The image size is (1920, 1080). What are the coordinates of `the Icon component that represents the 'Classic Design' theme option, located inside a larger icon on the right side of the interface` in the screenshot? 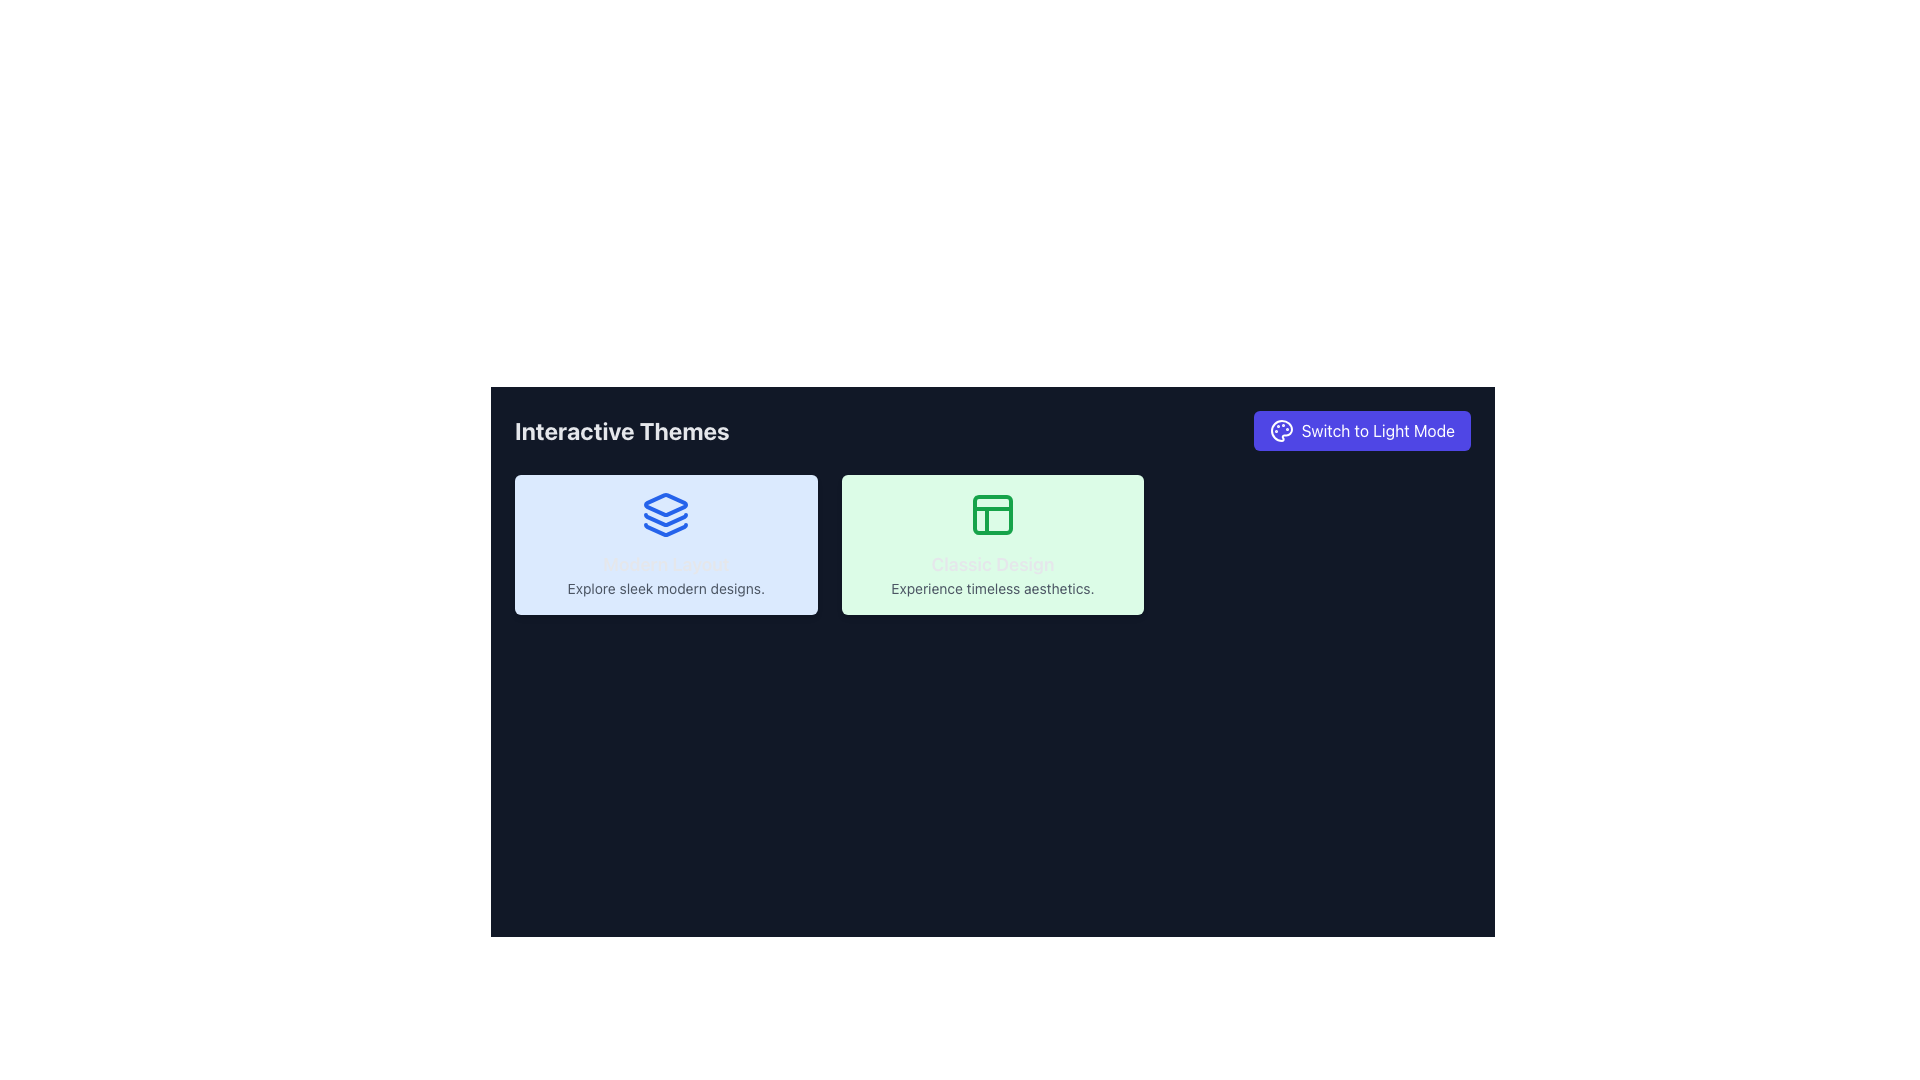 It's located at (993, 514).